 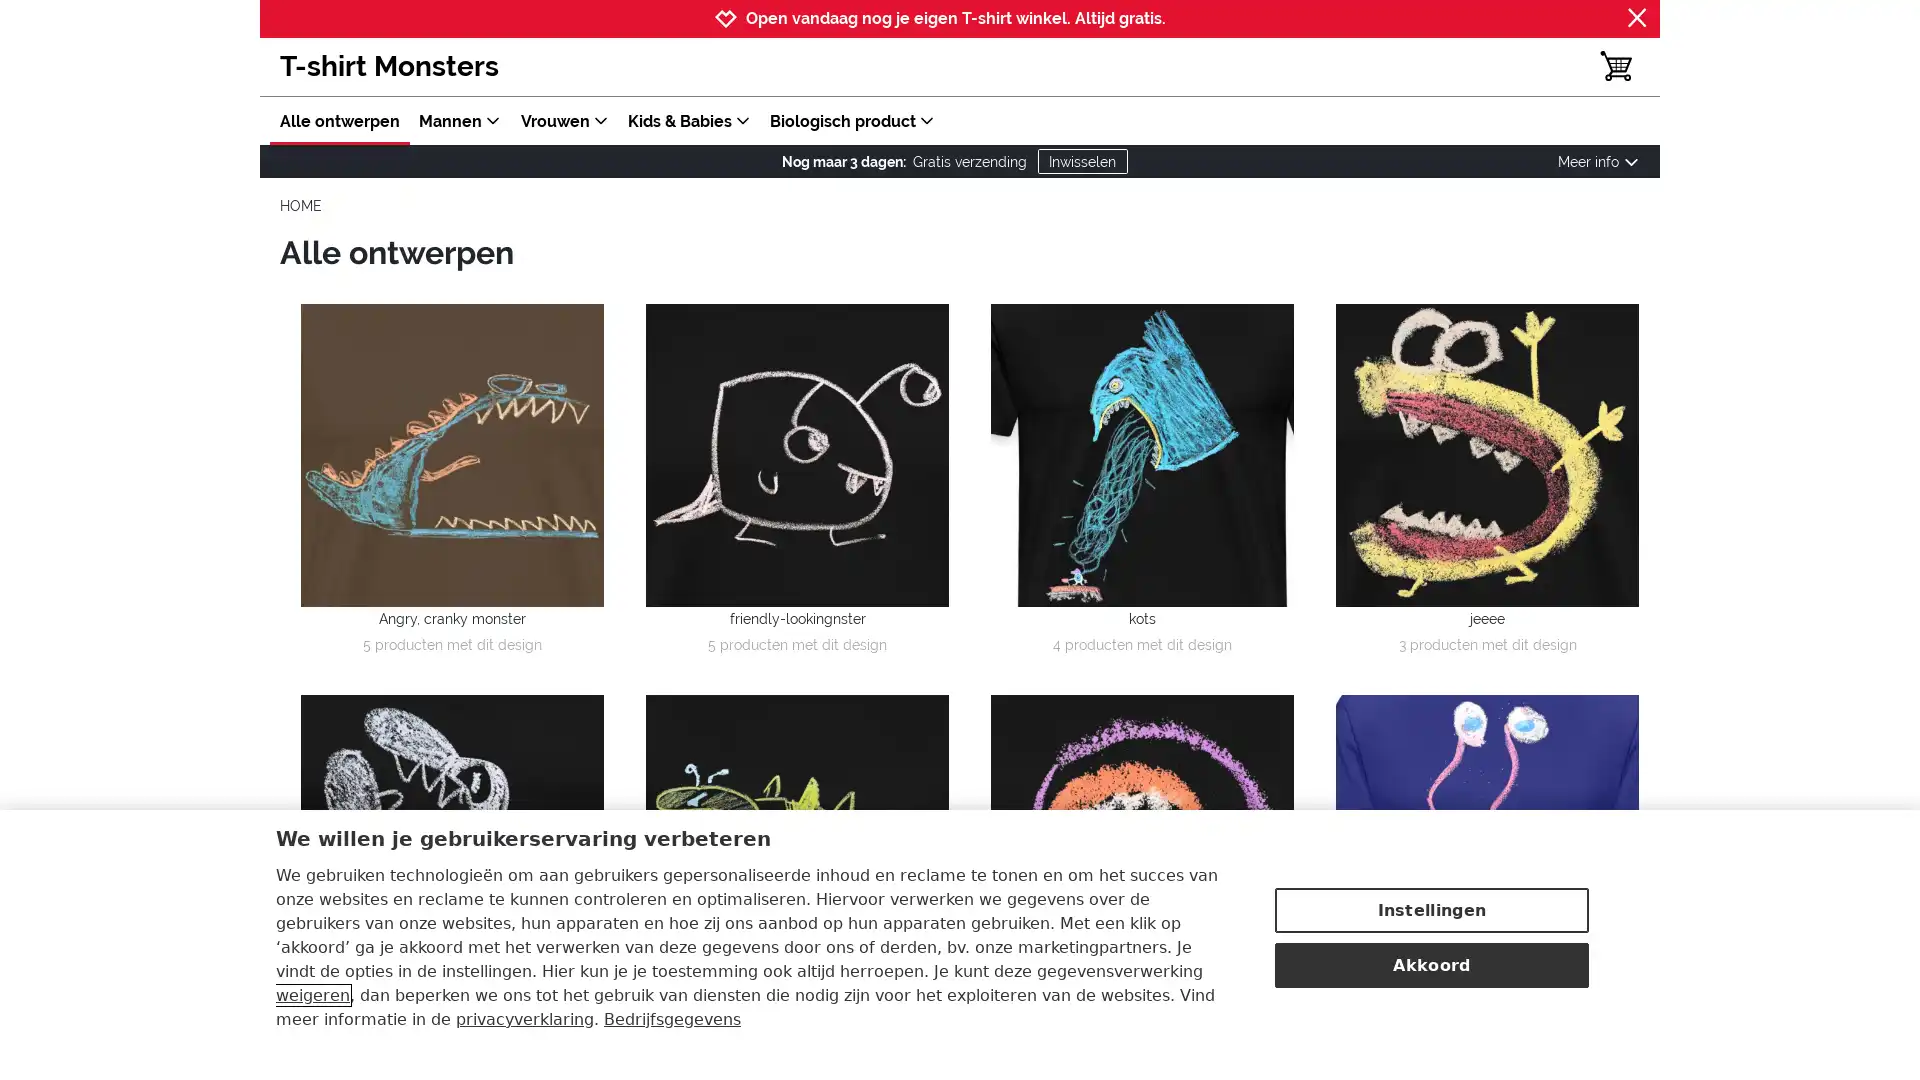 I want to click on longster - Mannen Premium T-shirt, so click(x=1487, y=846).